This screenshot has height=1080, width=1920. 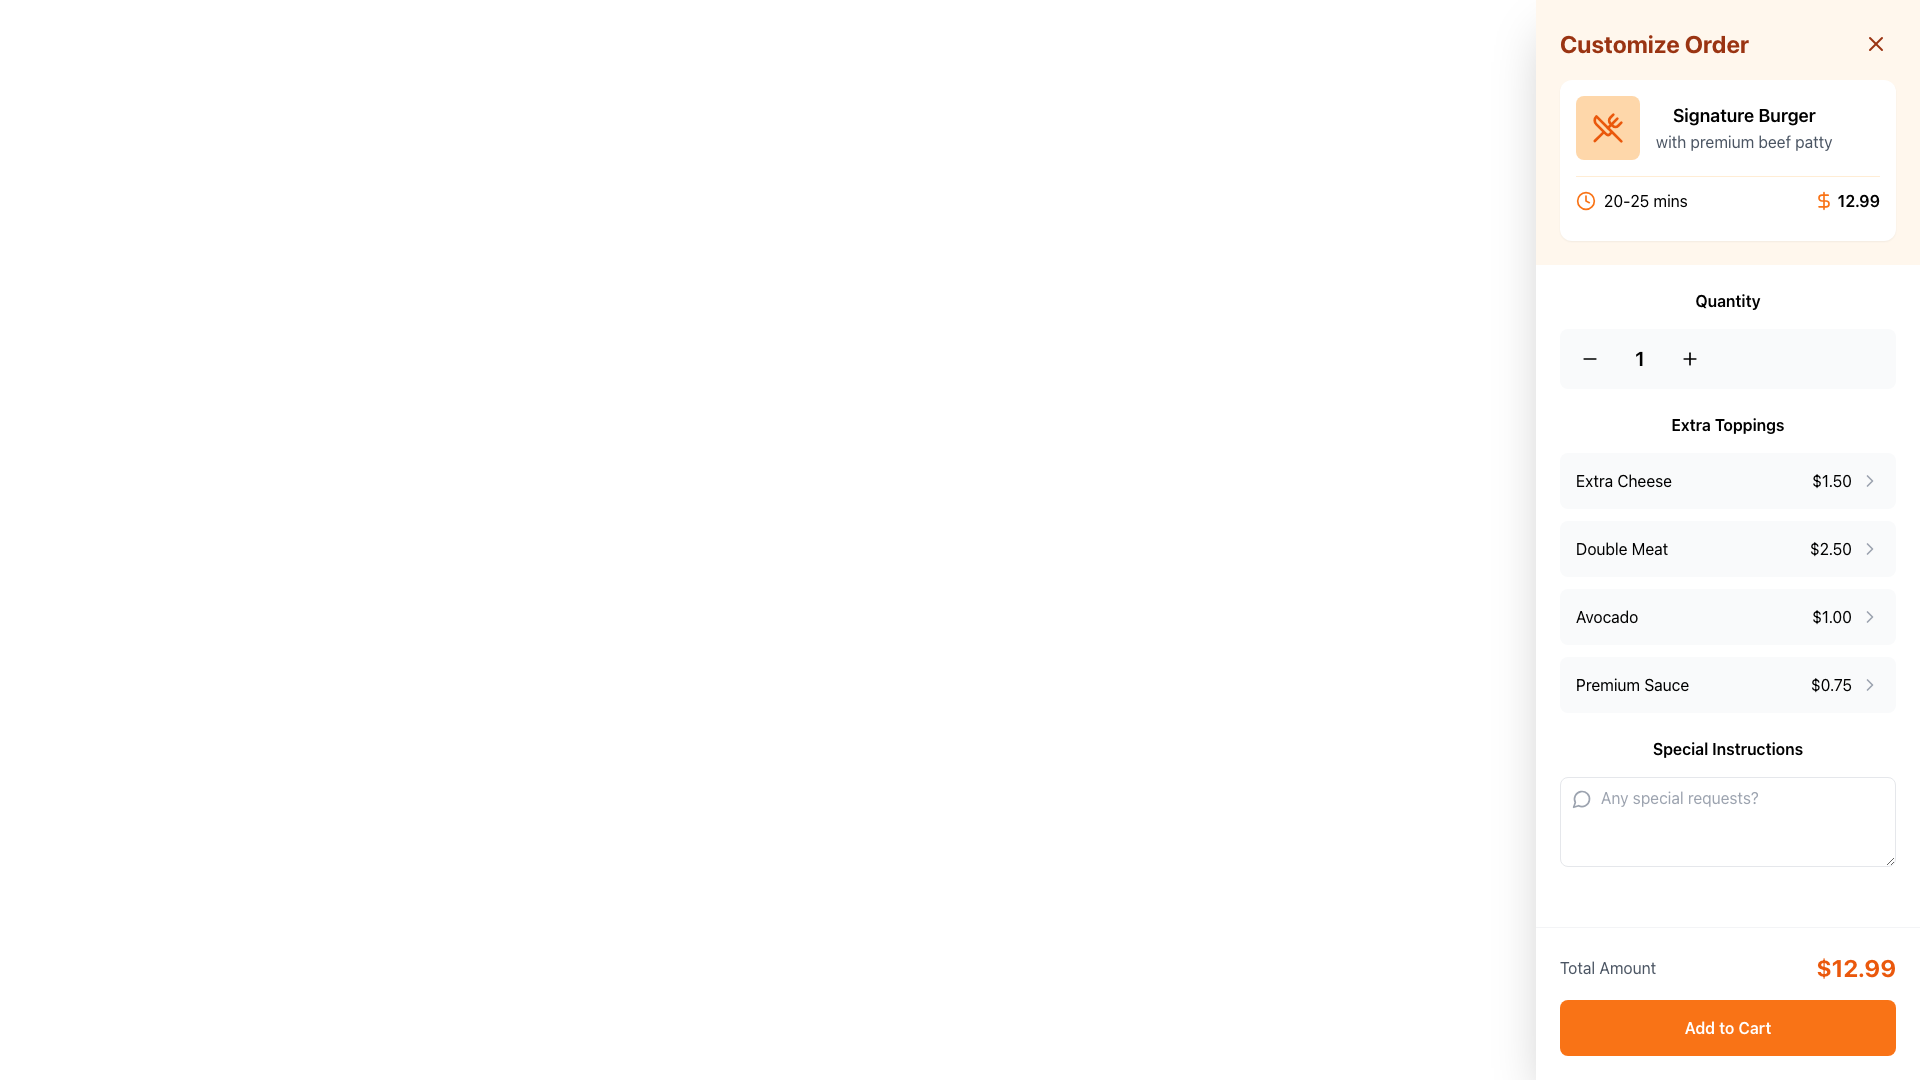 I want to click on the close button located in the top-right corner of the 'Customize Order' overlay panel, so click(x=1875, y=43).